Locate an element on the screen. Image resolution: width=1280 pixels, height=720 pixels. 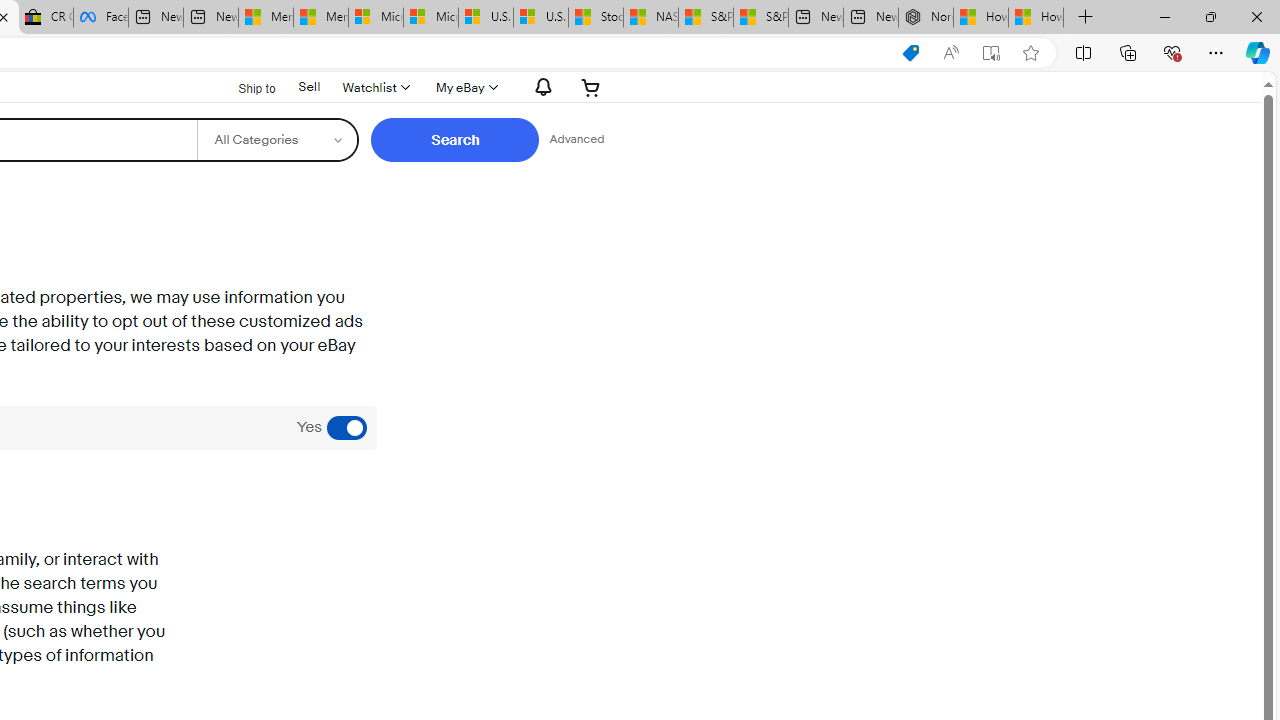
'Ship to' is located at coordinates (243, 87).